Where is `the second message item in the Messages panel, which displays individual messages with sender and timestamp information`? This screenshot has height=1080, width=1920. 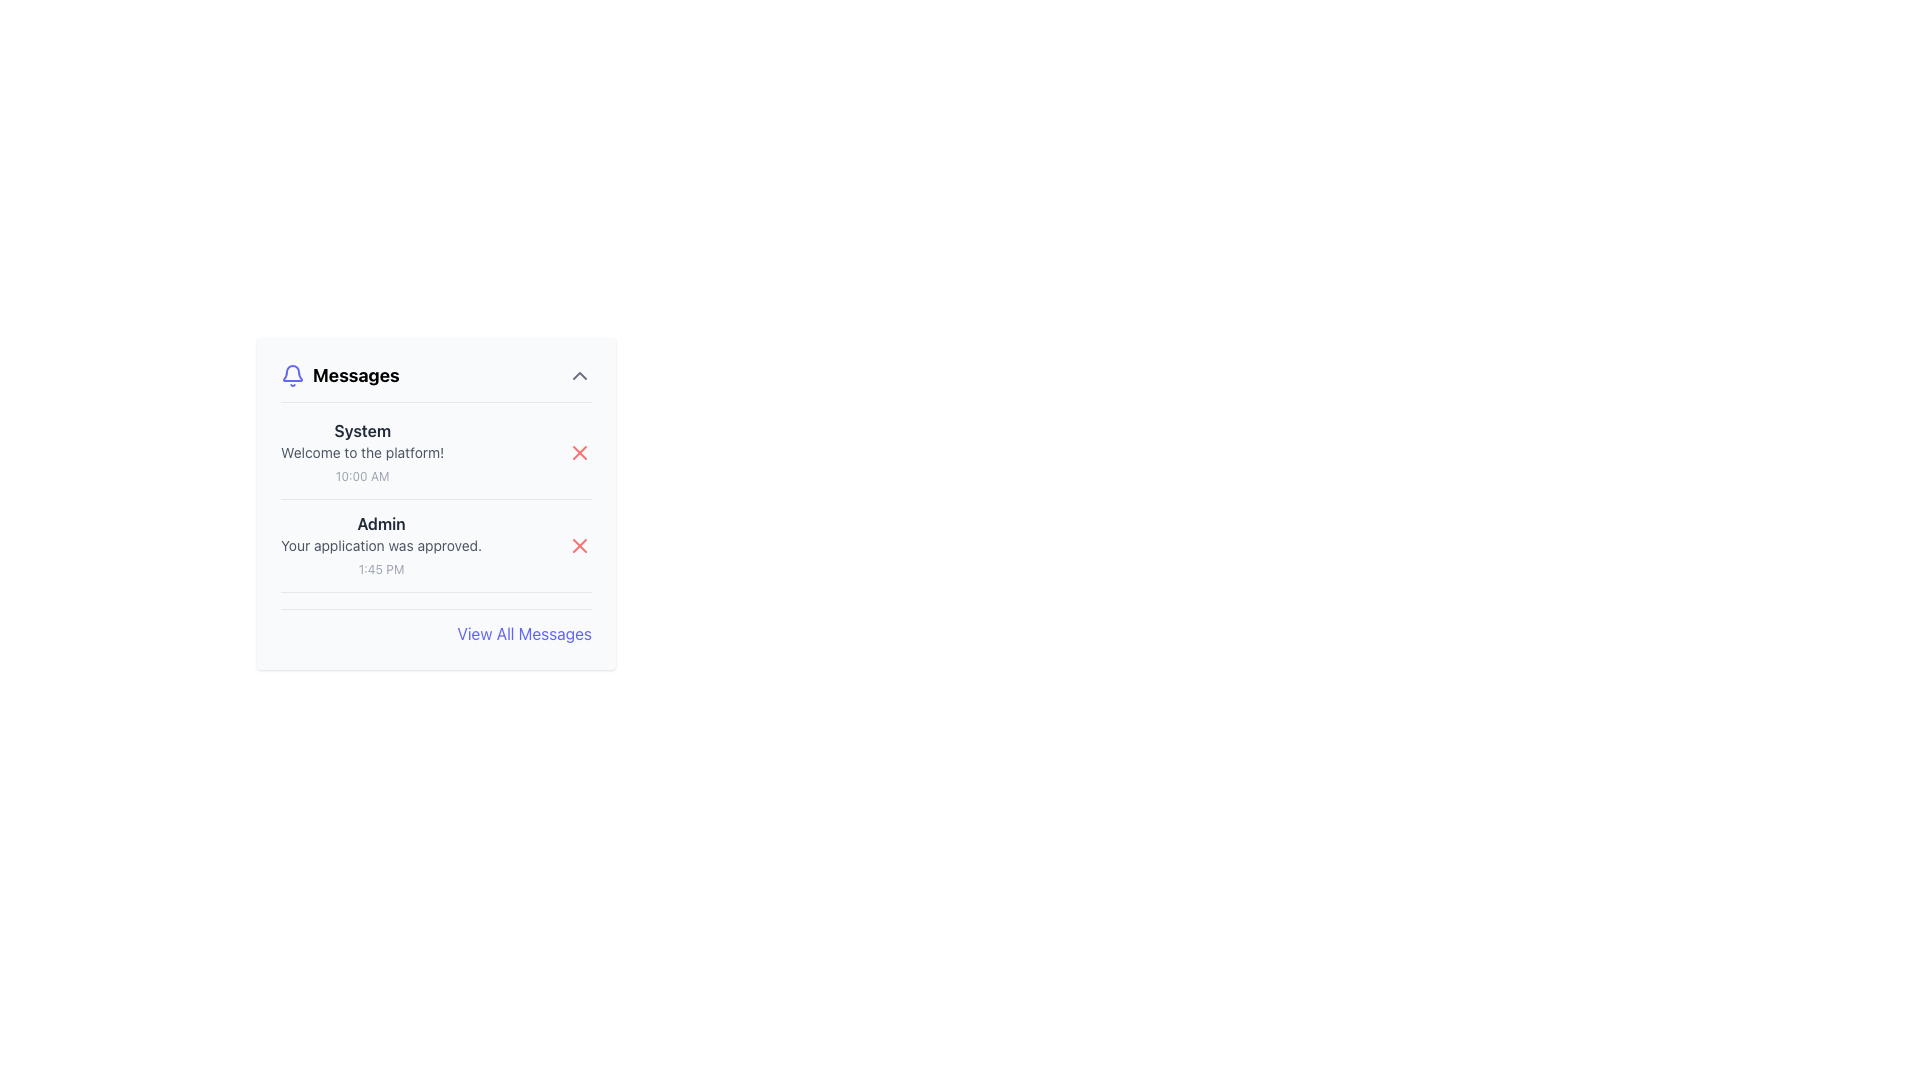
the second message item in the Messages panel, which displays individual messages with sender and timestamp information is located at coordinates (435, 504).